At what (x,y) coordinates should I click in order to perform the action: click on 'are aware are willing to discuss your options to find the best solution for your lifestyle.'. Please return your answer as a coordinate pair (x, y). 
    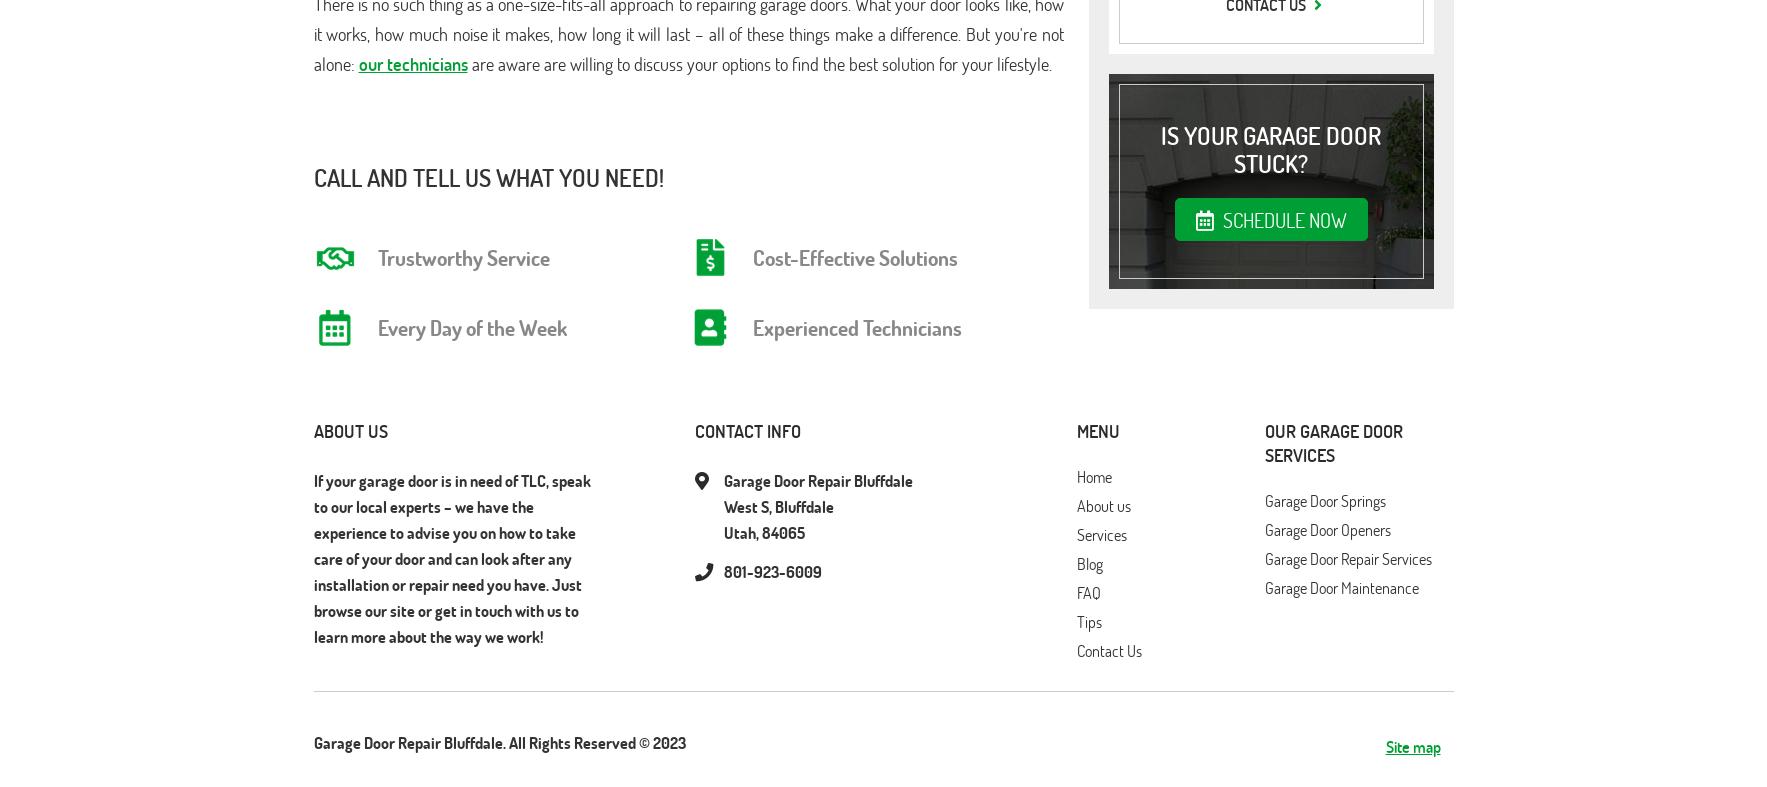
    Looking at the image, I should click on (757, 62).